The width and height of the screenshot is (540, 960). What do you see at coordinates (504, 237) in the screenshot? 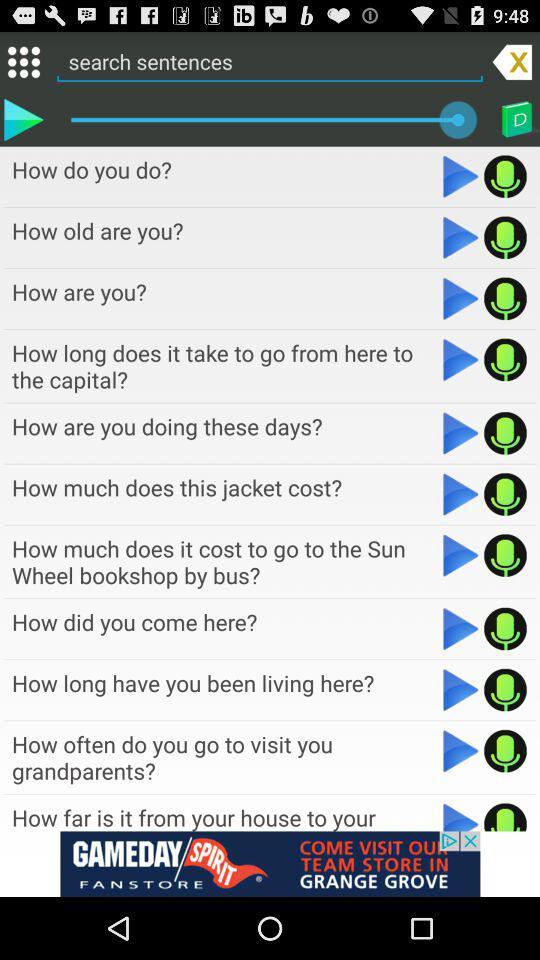
I see `the second icon which is right to the text how old are you` at bounding box center [504, 237].